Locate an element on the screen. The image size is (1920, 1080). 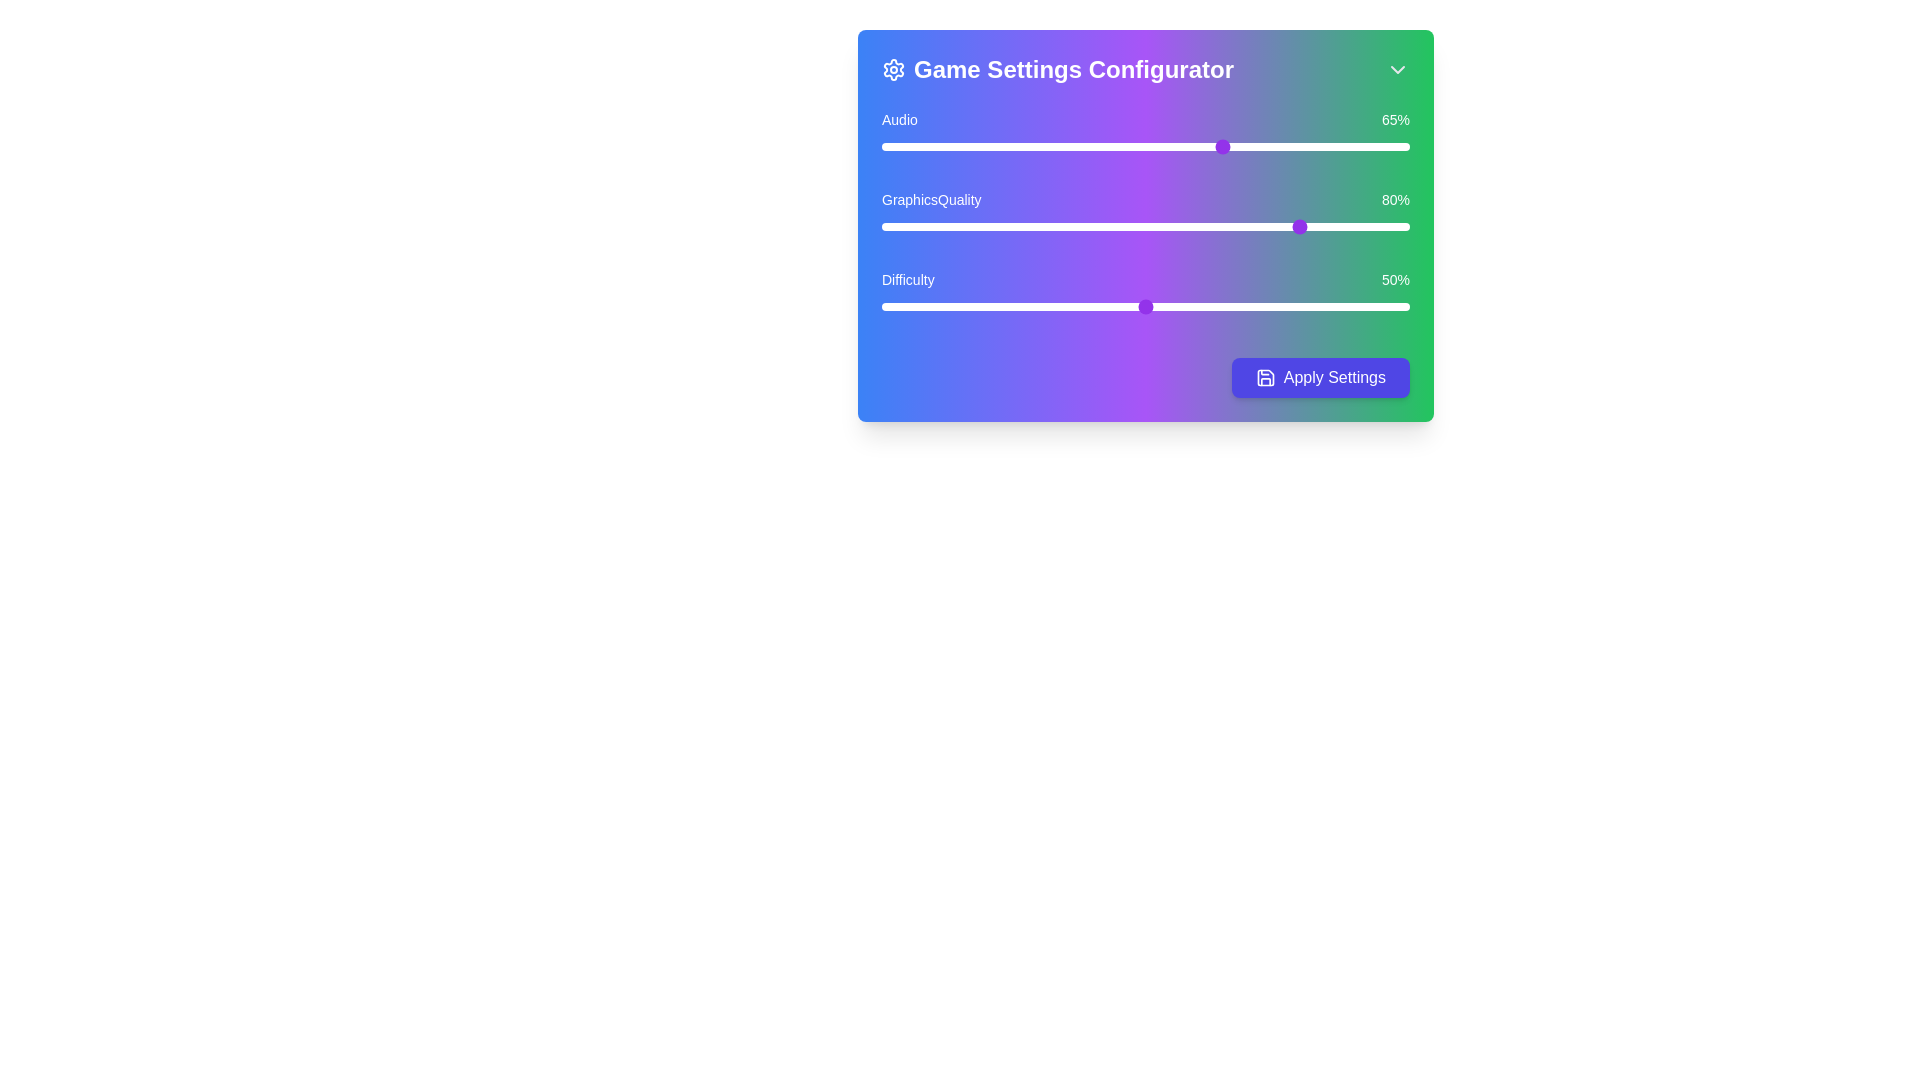
the audio volume is located at coordinates (971, 145).